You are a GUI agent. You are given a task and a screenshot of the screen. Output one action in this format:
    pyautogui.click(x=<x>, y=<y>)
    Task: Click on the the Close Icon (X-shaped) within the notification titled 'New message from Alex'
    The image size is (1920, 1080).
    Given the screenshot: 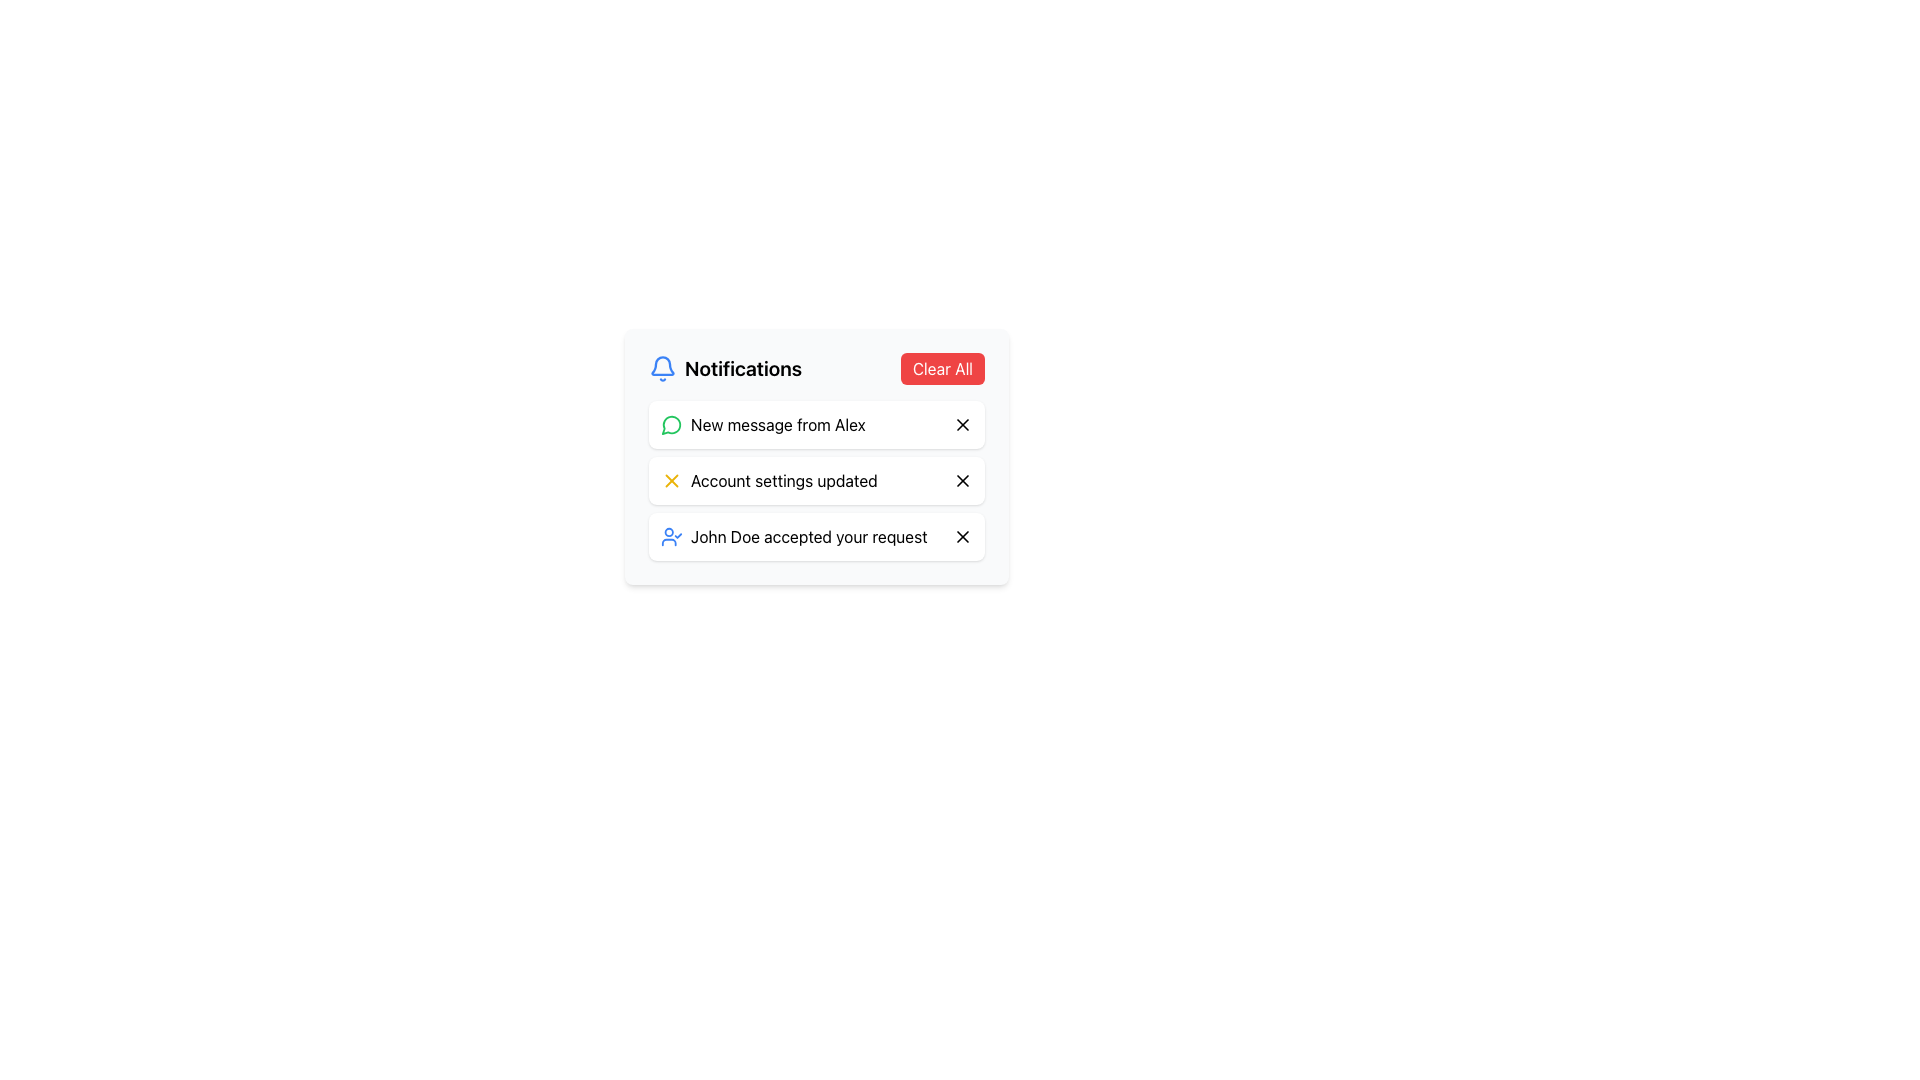 What is the action you would take?
    pyautogui.click(x=963, y=423)
    